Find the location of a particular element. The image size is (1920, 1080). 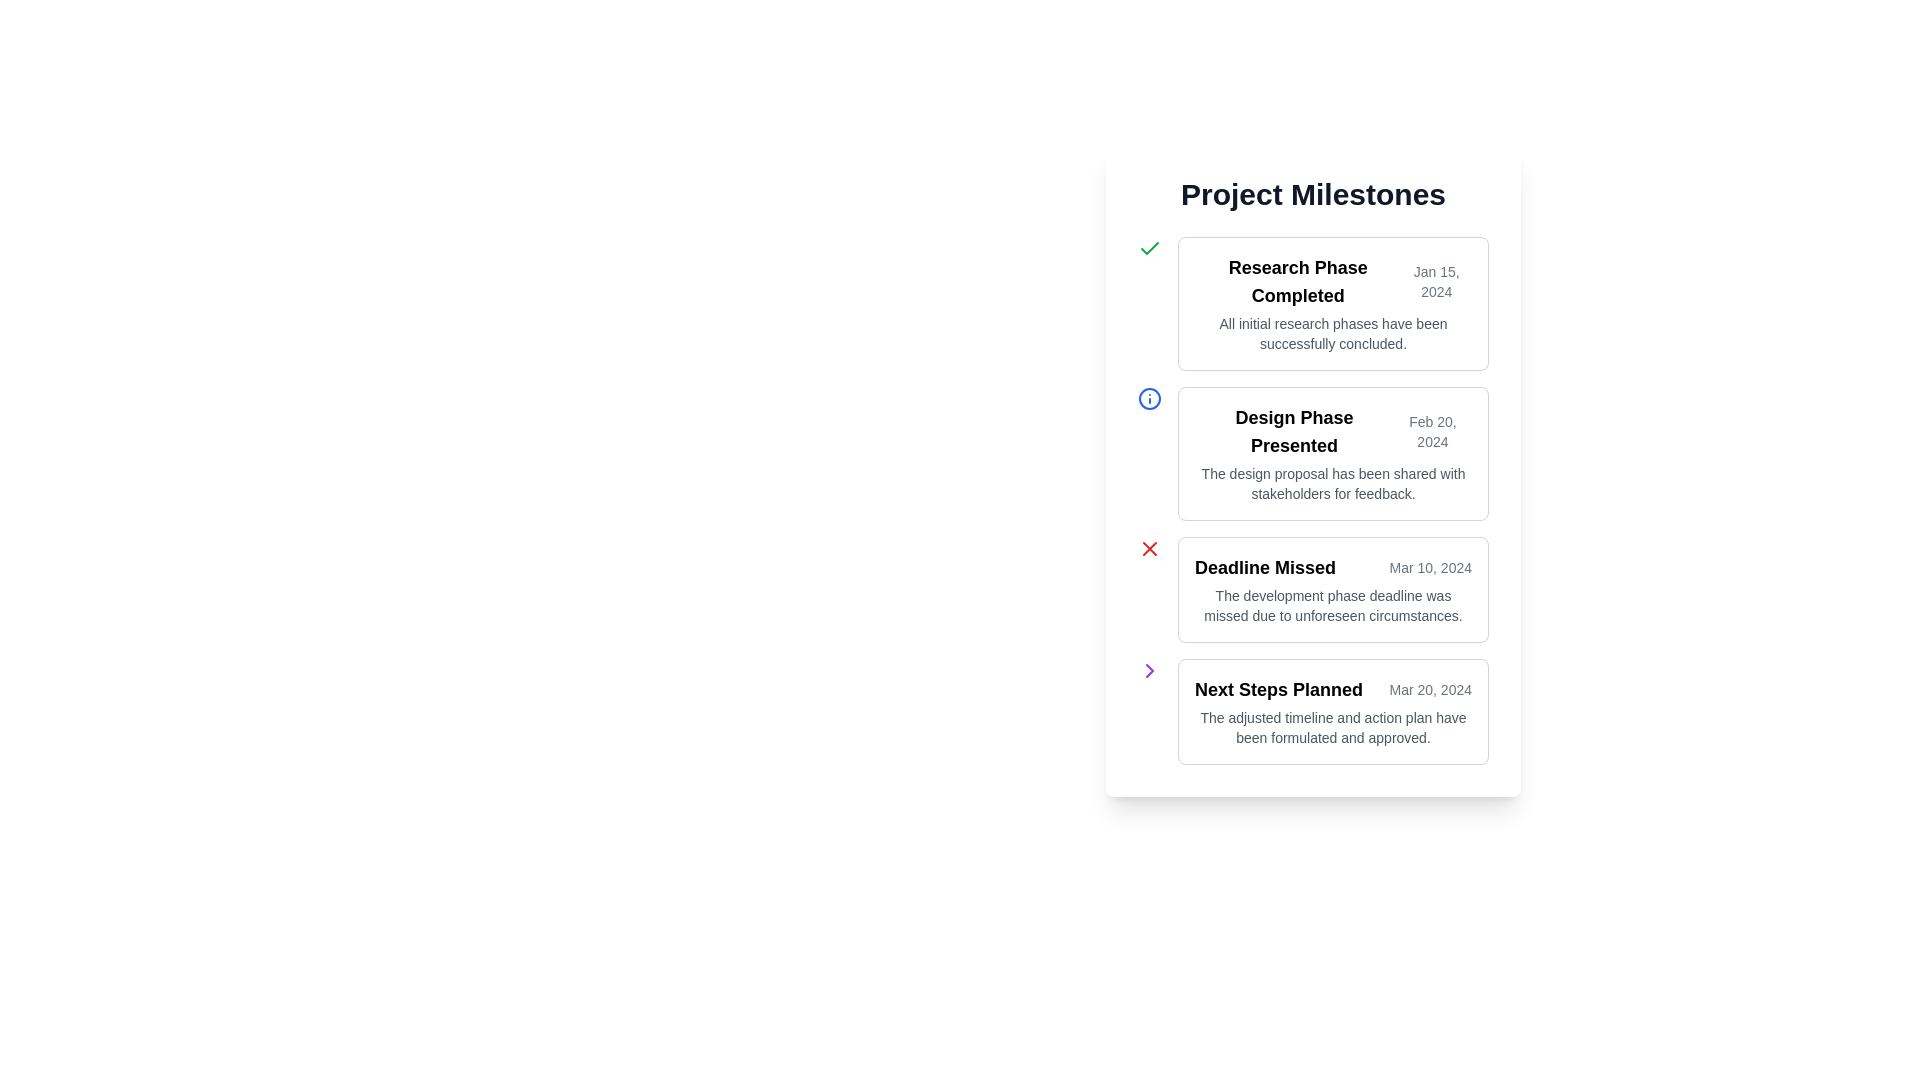

information presented in the third informational card located in the 'Project Milestones' section, which highlights a missed milestone with a clear title, associated date, and contextual information is located at coordinates (1313, 589).